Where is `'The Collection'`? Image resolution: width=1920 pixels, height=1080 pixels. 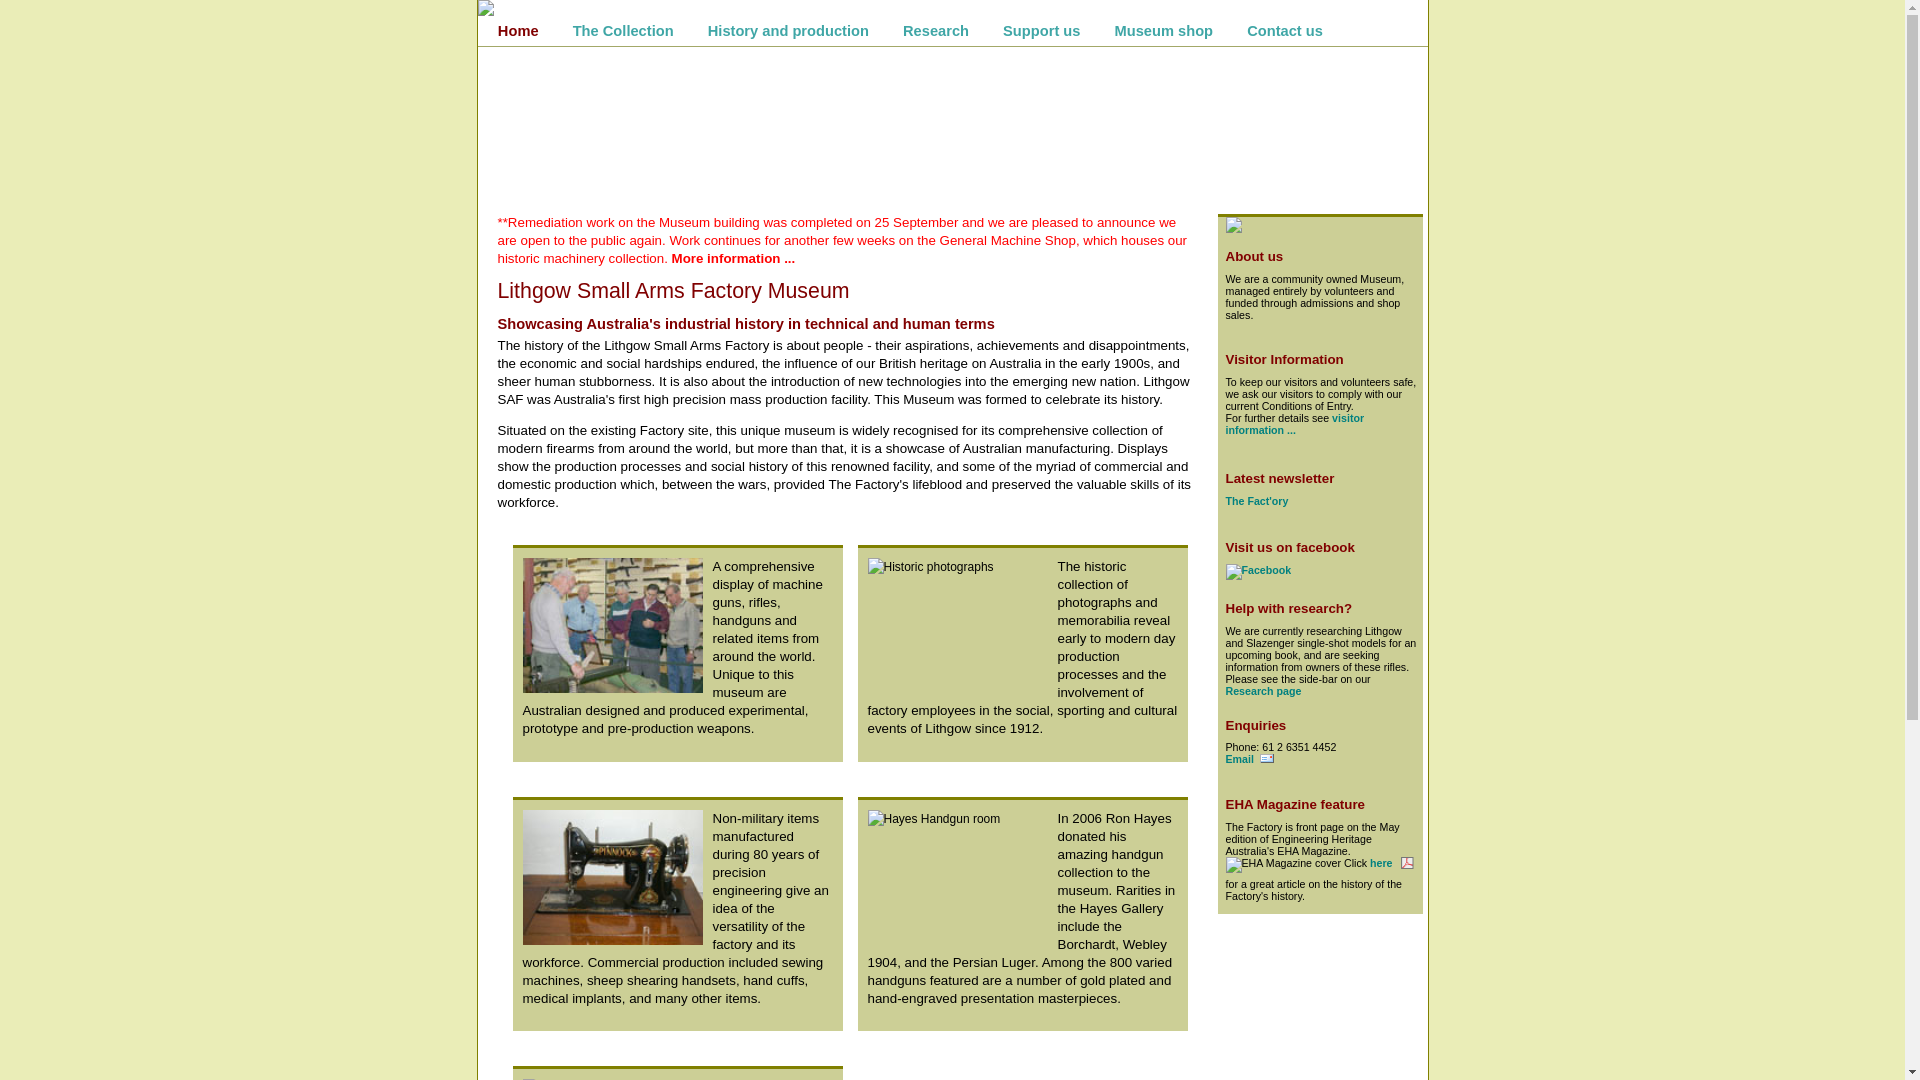 'The Collection' is located at coordinates (622, 30).